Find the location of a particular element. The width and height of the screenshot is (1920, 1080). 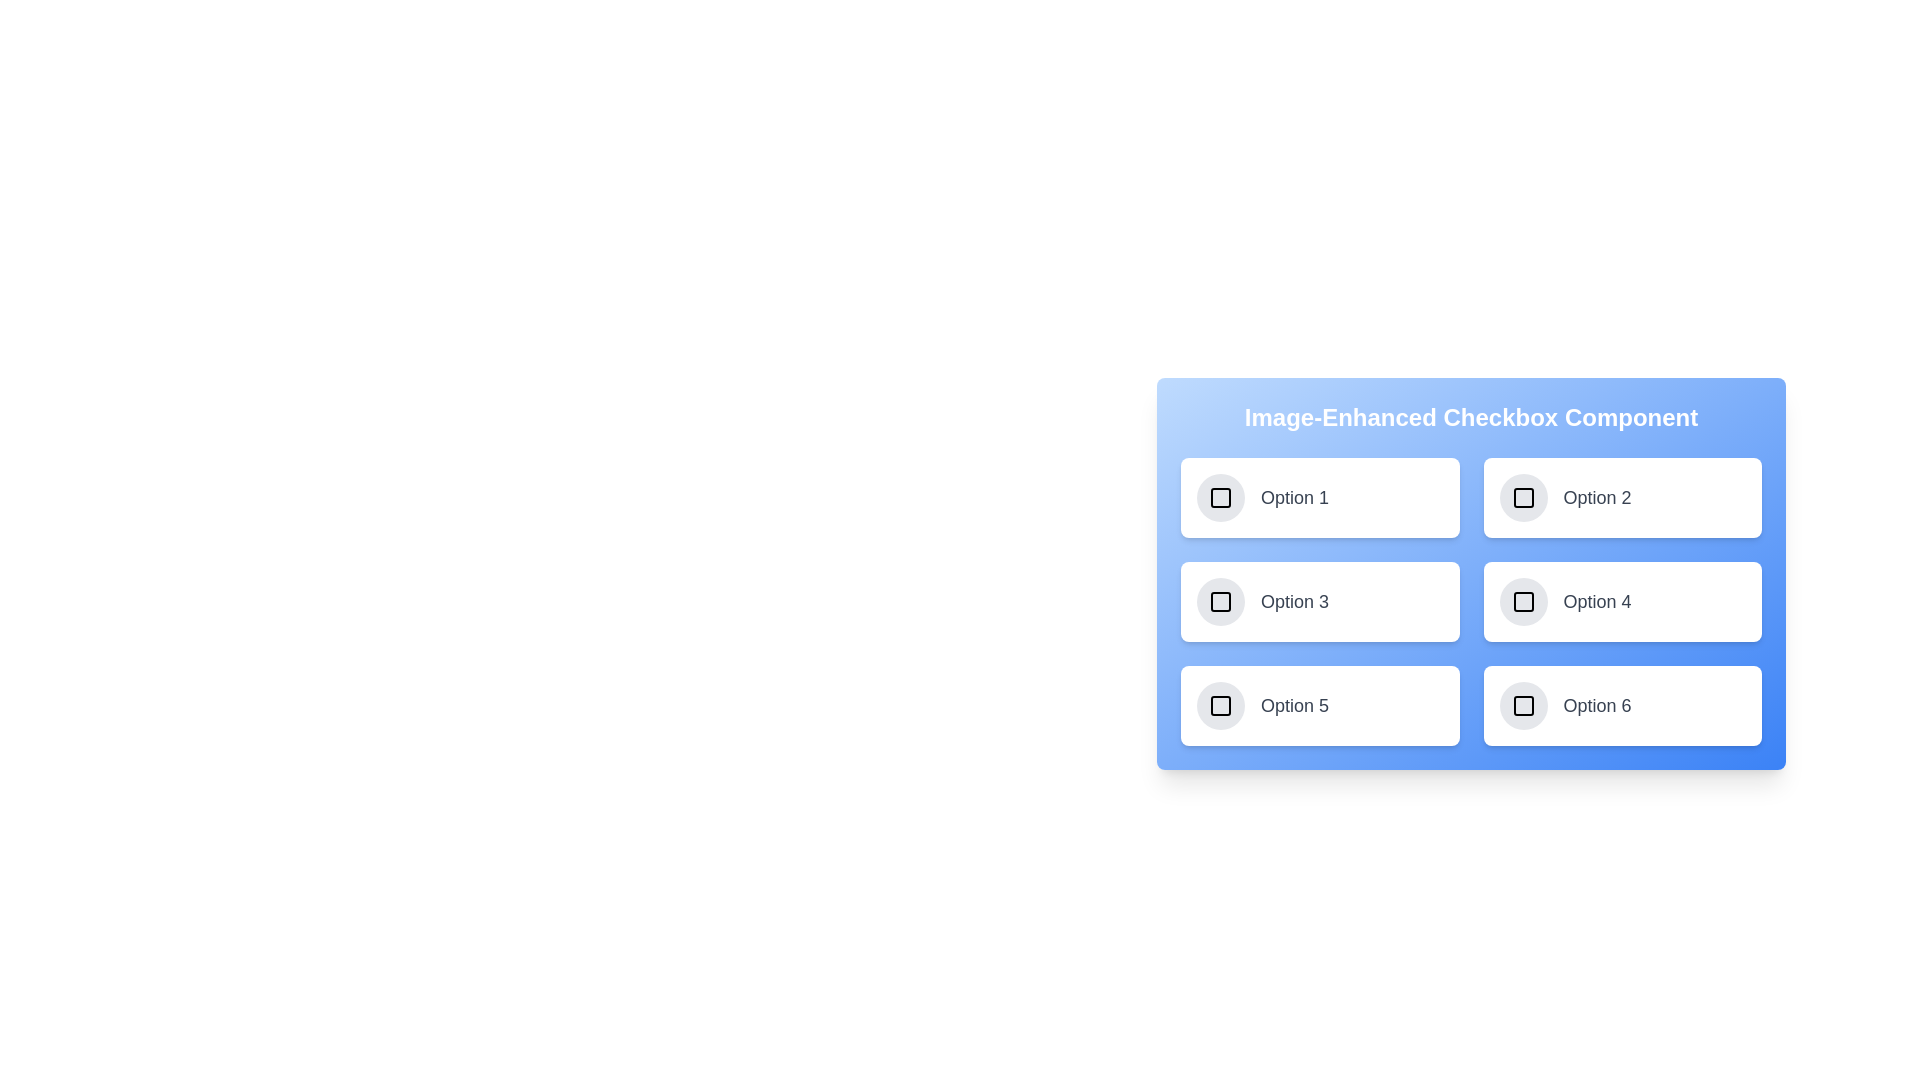

the checkbox corresponding to 5 is located at coordinates (1219, 704).